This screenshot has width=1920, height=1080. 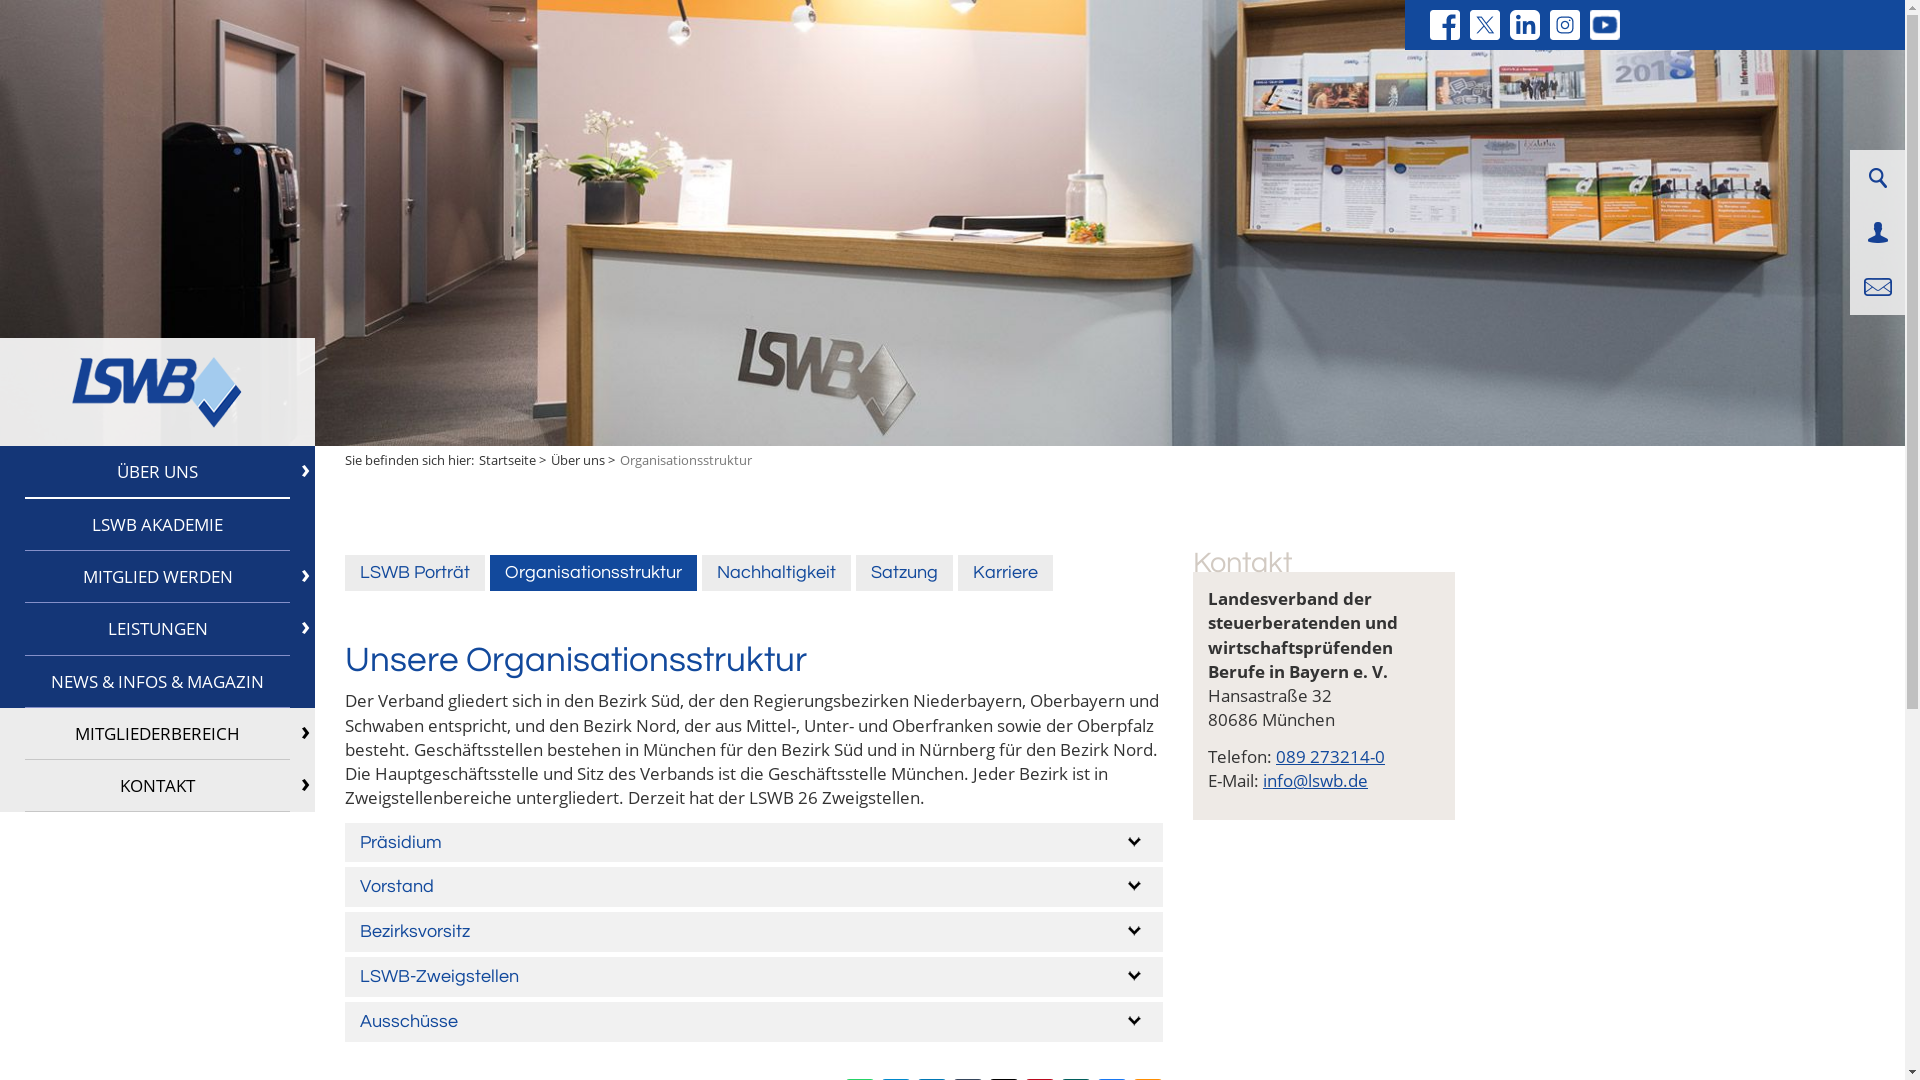 What do you see at coordinates (1876, 231) in the screenshot?
I see `'Login'` at bounding box center [1876, 231].